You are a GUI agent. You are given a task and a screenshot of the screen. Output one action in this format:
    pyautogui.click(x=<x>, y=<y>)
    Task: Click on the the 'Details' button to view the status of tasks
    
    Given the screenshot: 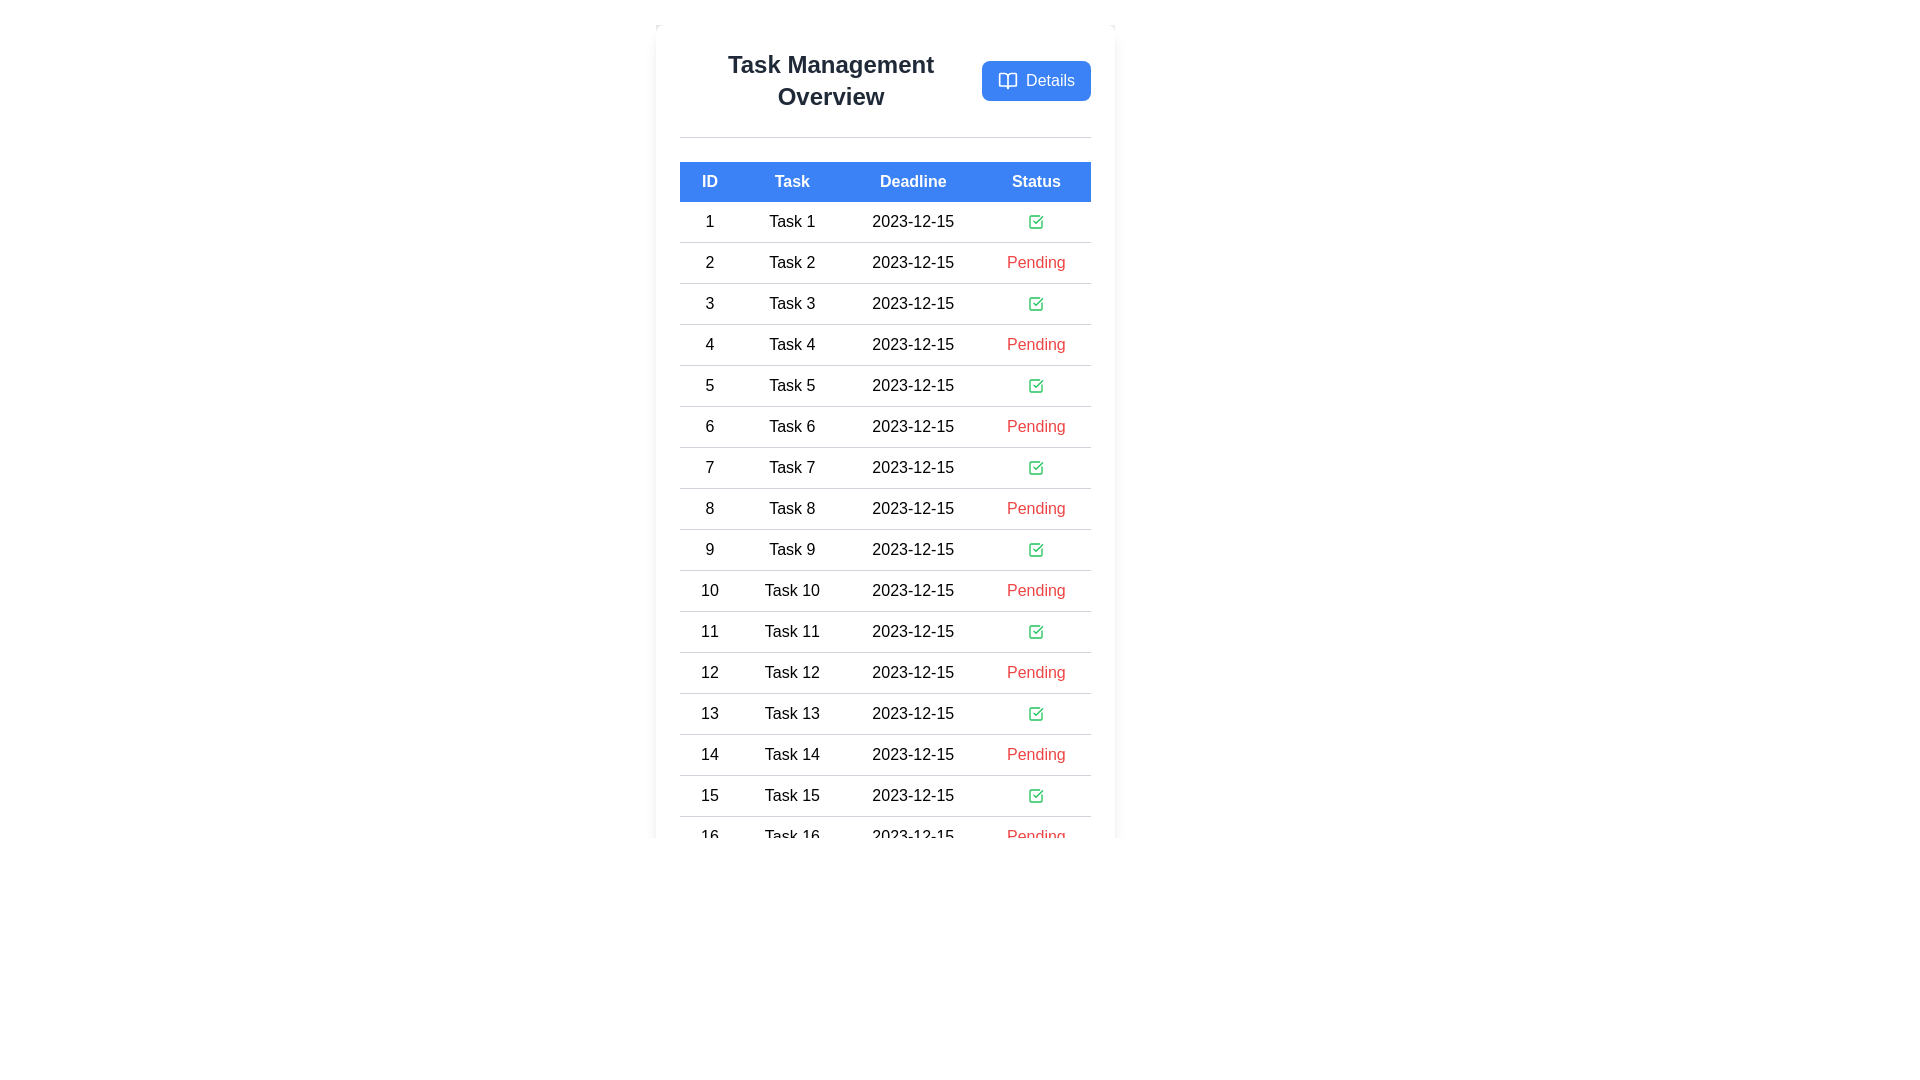 What is the action you would take?
    pyautogui.click(x=1036, y=80)
    